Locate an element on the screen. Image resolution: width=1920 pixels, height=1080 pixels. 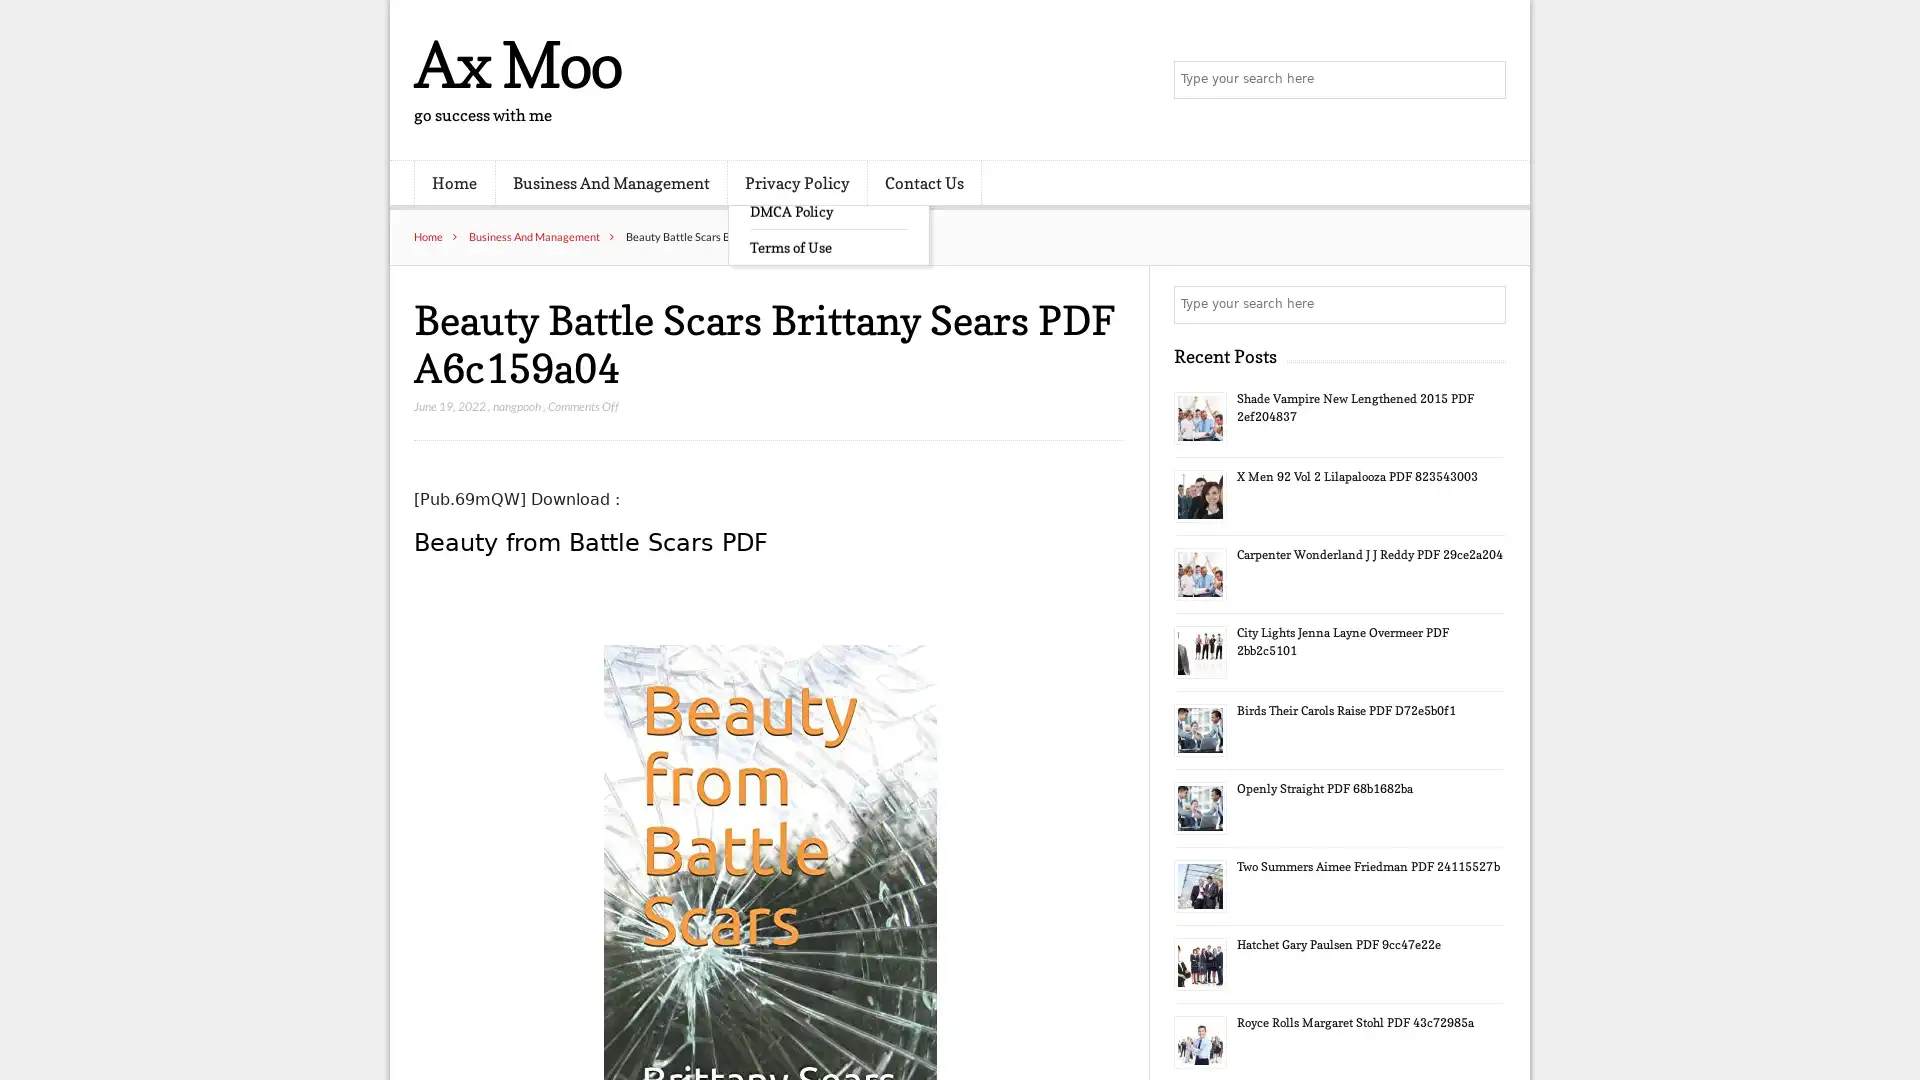
Search is located at coordinates (1485, 80).